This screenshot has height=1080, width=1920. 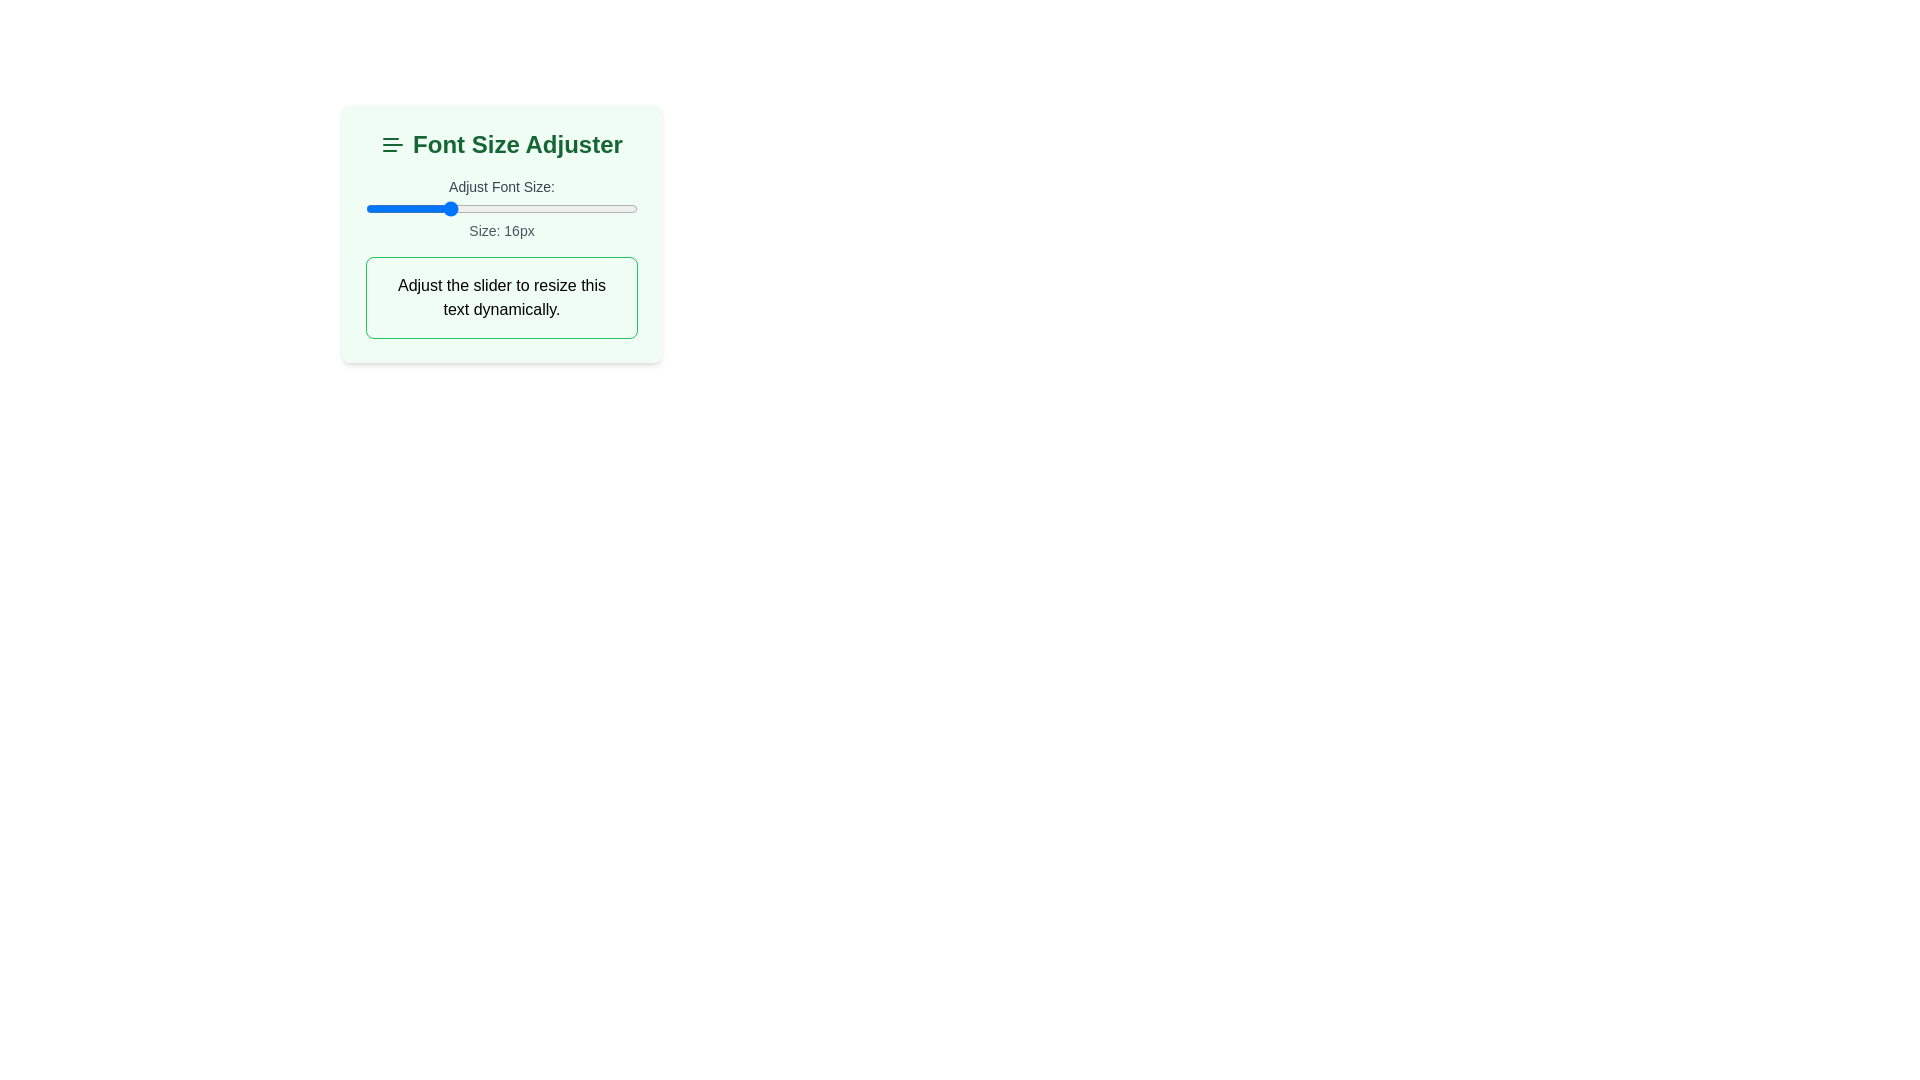 I want to click on the font size slider to 28 px, so click(x=609, y=208).